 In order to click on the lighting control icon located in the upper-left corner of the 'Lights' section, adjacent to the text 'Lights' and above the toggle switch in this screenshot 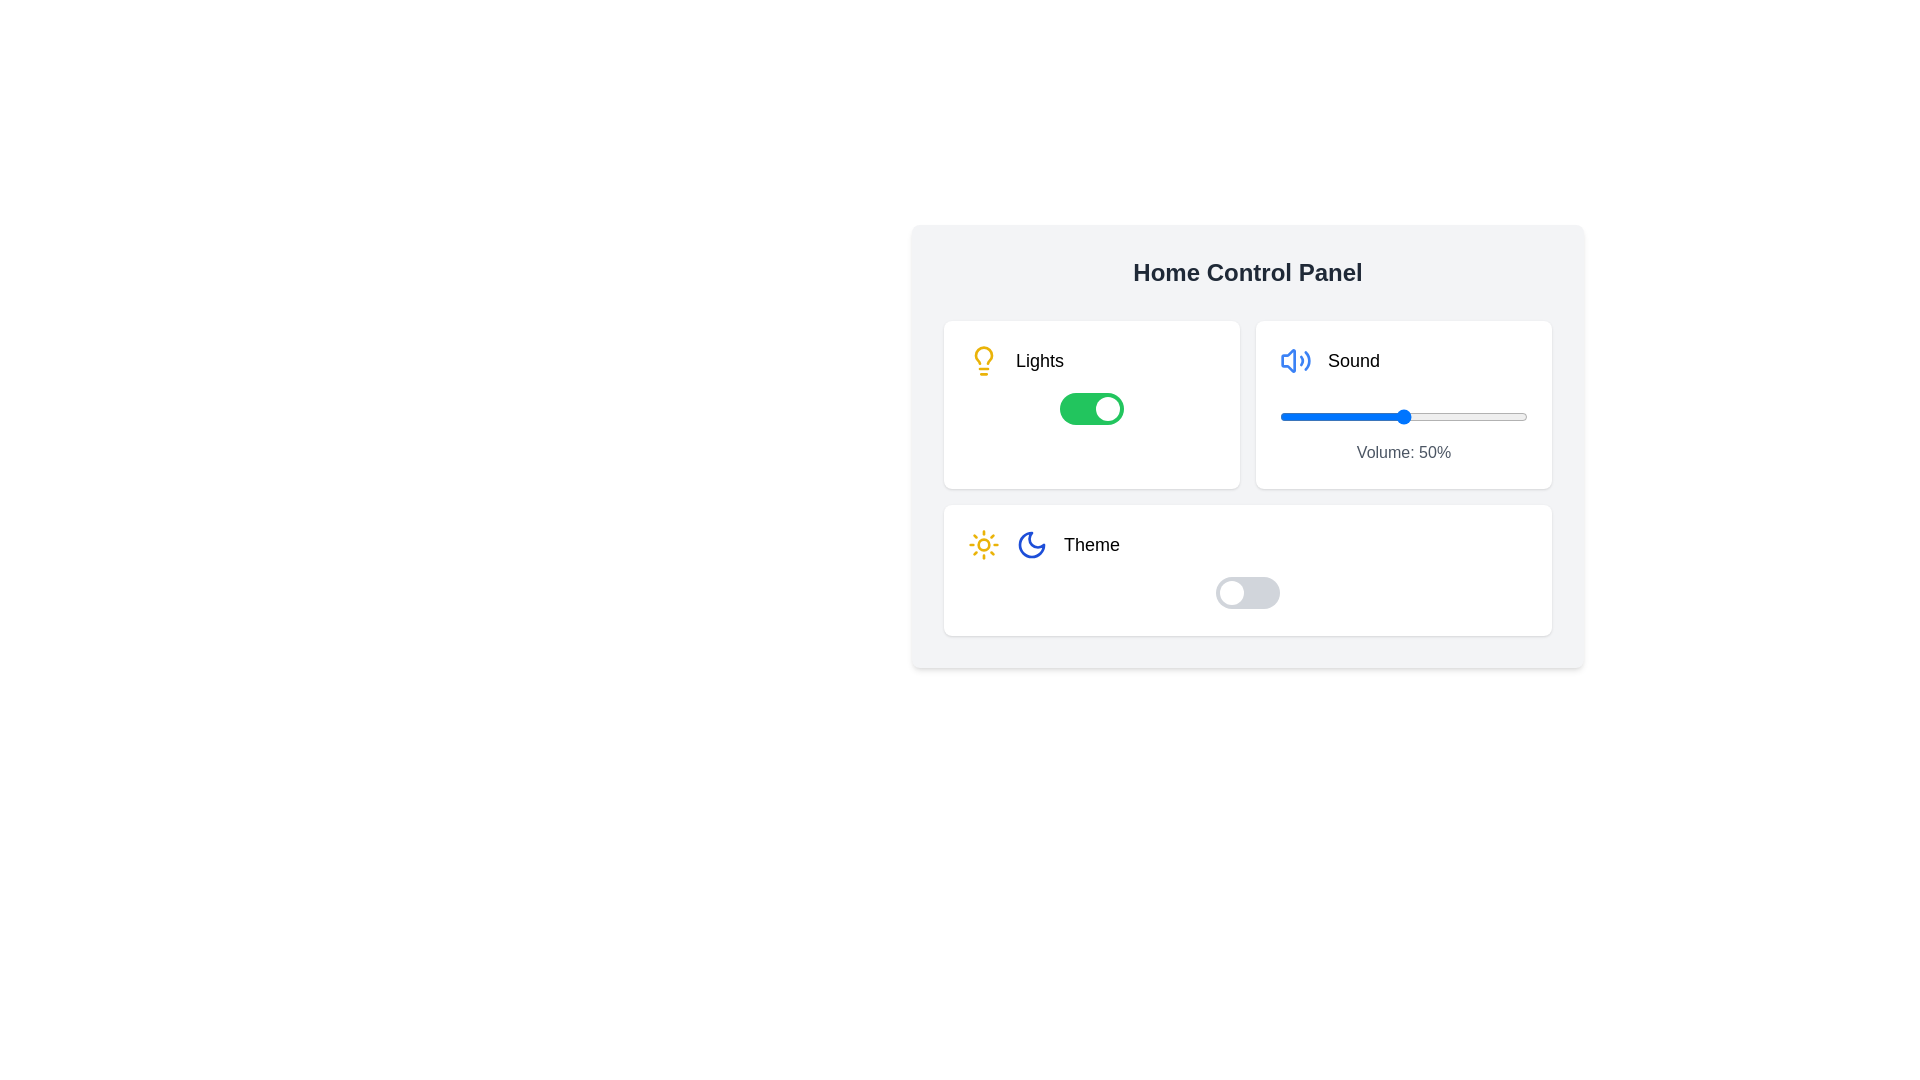, I will do `click(983, 361)`.